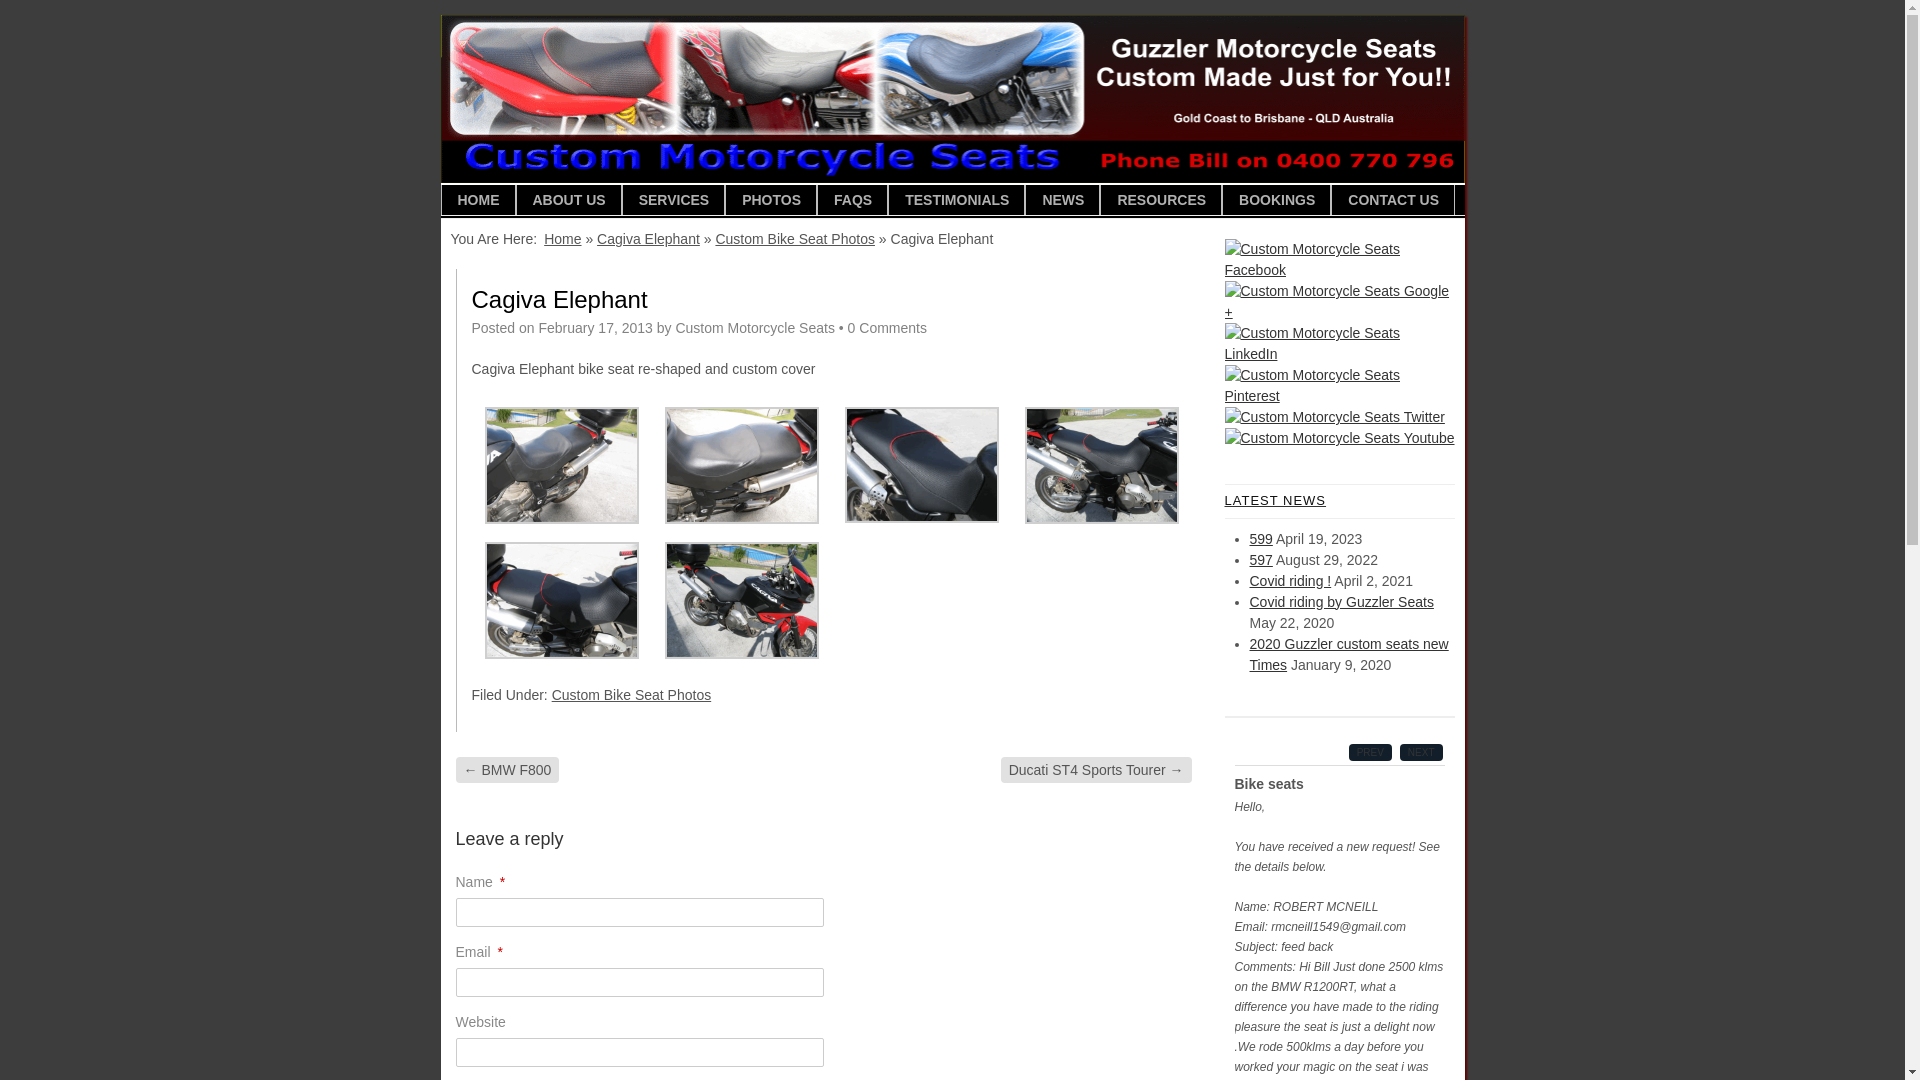  Describe the element at coordinates (1260, 536) in the screenshot. I see `'599'` at that location.